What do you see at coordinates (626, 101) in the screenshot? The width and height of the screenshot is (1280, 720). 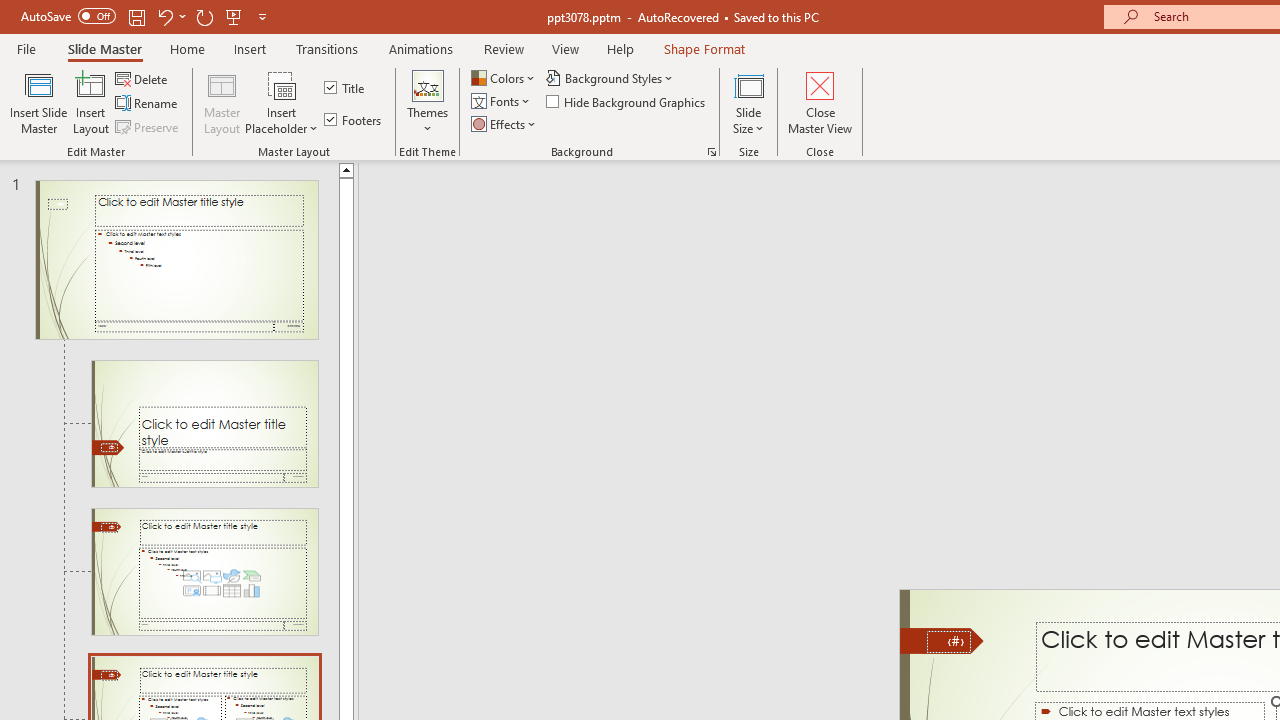 I see `'Hide Background Graphics'` at bounding box center [626, 101].